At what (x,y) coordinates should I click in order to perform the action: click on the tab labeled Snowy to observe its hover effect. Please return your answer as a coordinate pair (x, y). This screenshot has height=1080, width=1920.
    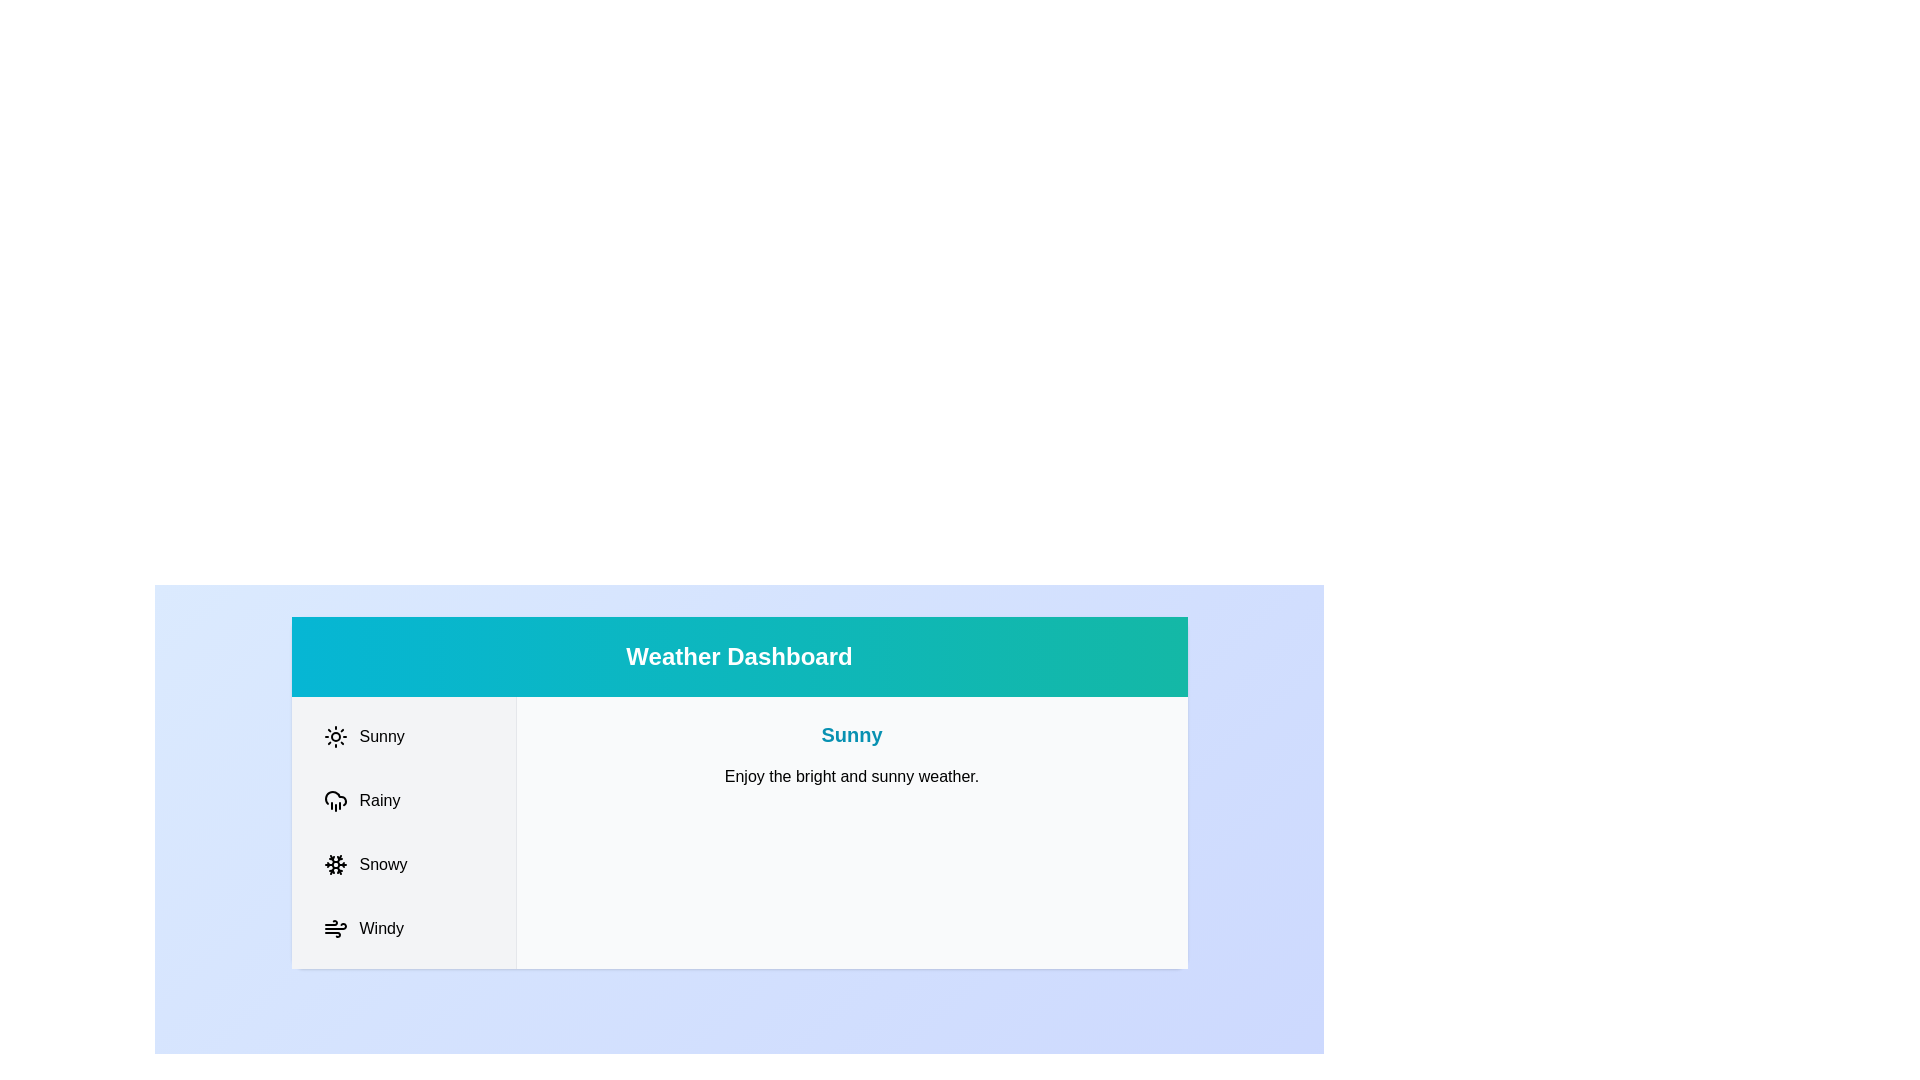
    Looking at the image, I should click on (402, 863).